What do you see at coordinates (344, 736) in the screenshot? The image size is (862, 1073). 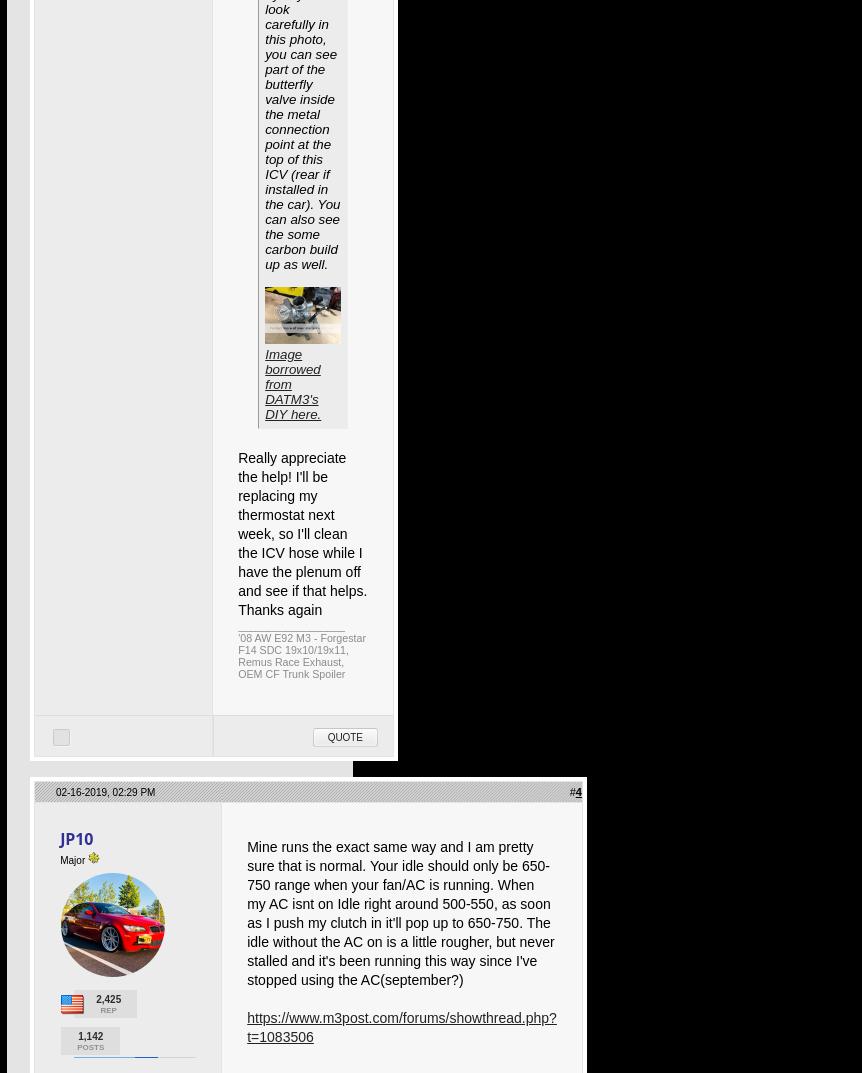 I see `'Quote'` at bounding box center [344, 736].